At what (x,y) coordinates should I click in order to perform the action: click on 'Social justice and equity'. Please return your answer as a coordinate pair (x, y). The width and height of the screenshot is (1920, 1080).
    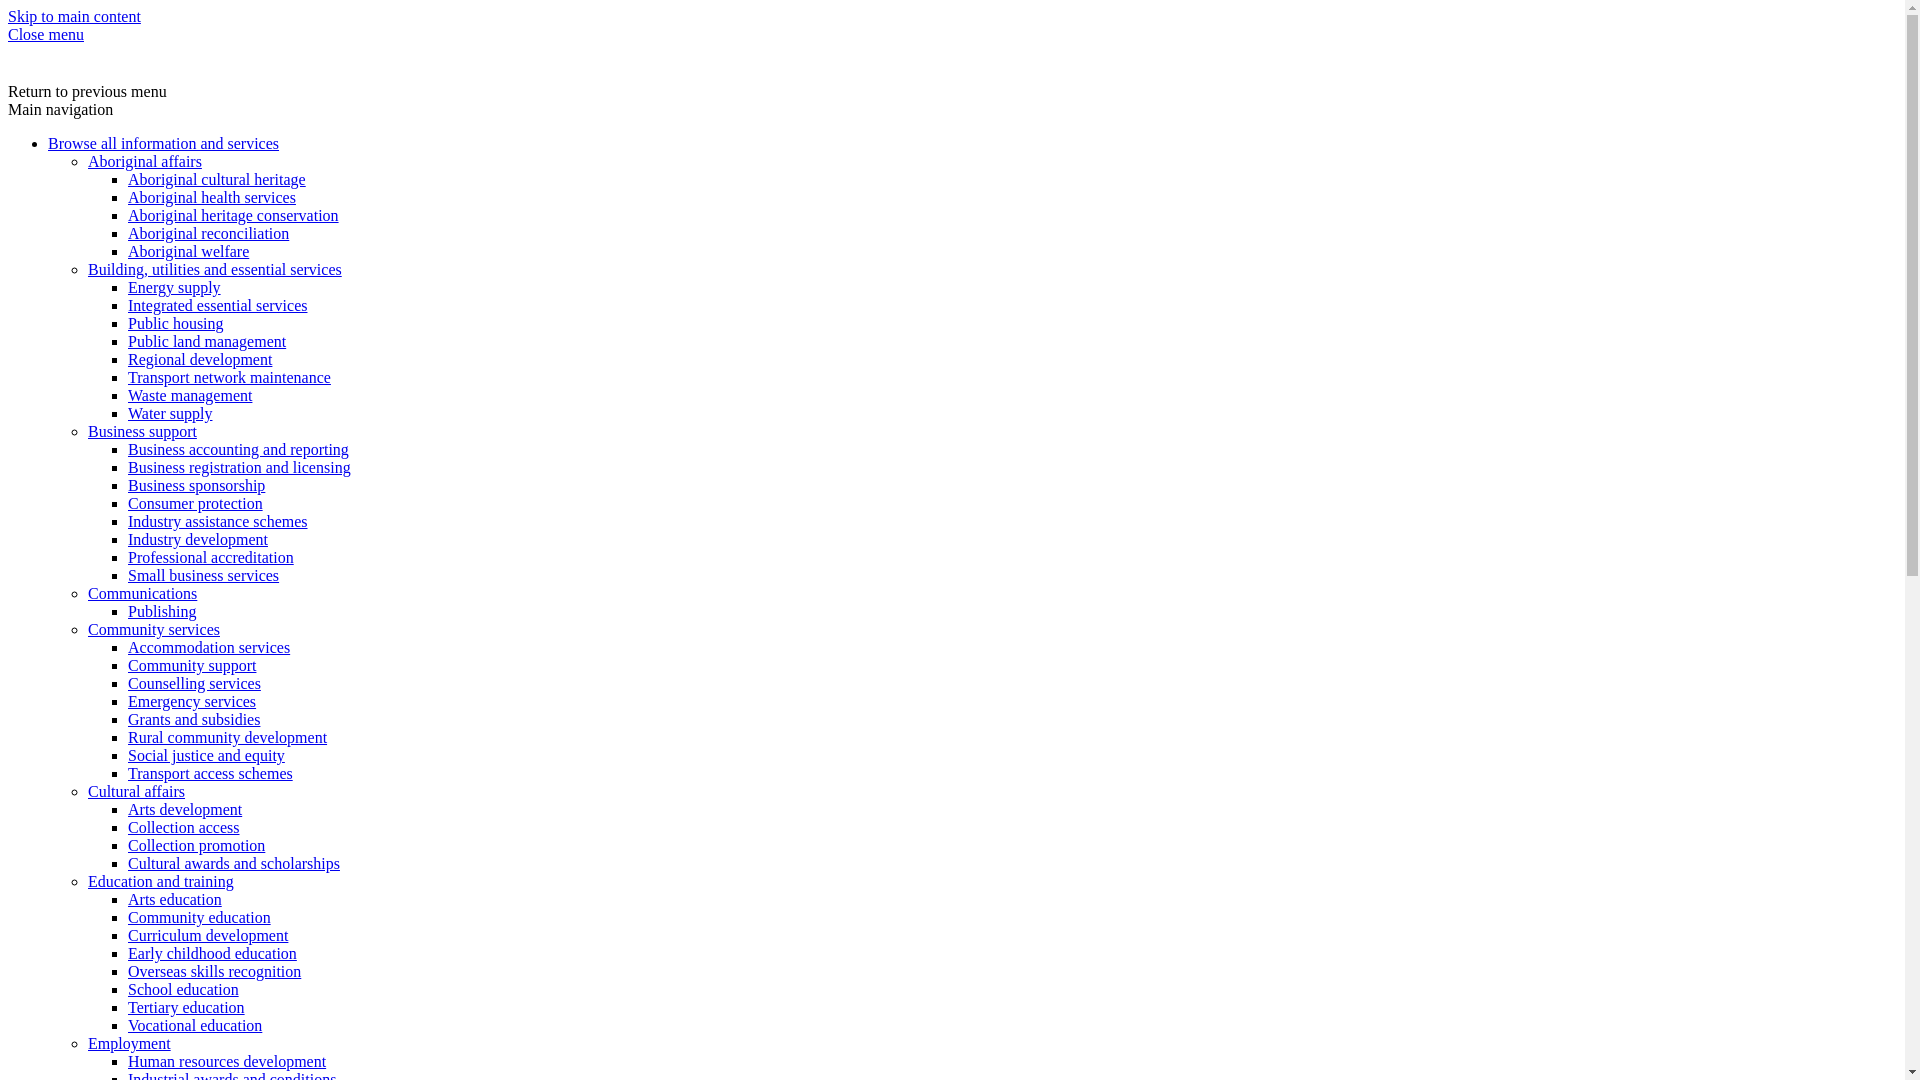
    Looking at the image, I should click on (206, 755).